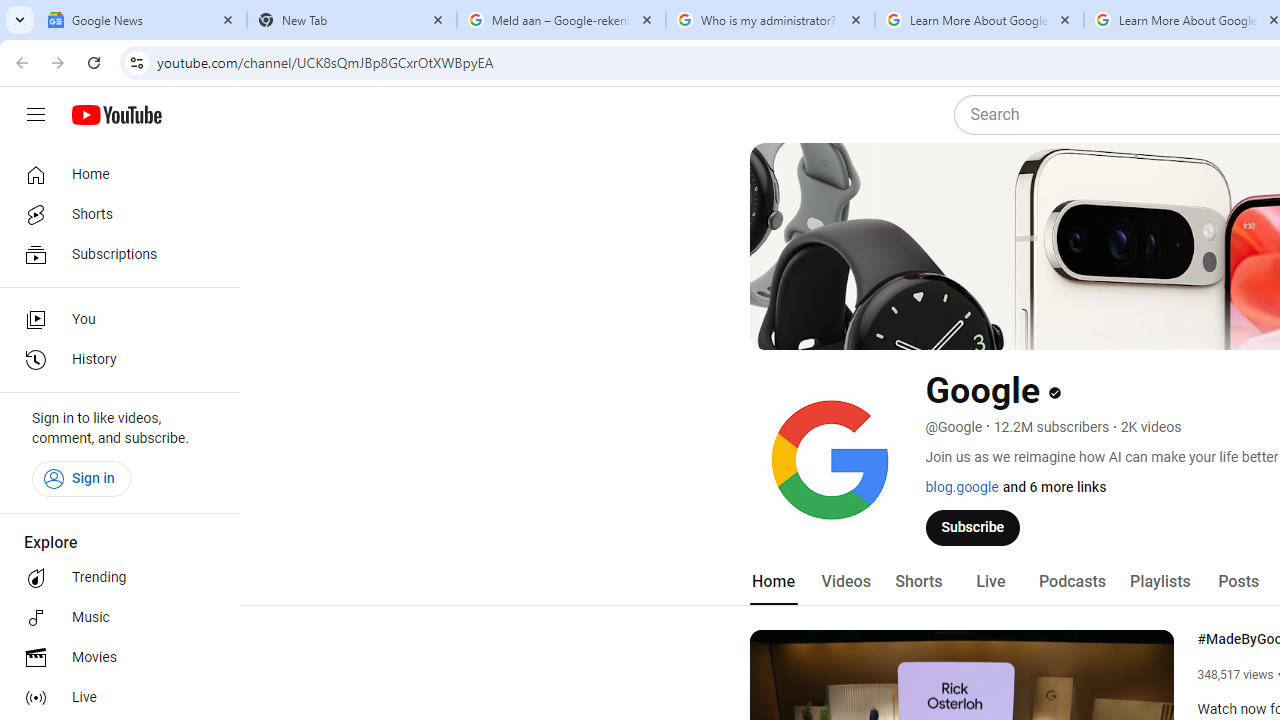 The width and height of the screenshot is (1280, 720). What do you see at coordinates (112, 173) in the screenshot?
I see `'Home'` at bounding box center [112, 173].